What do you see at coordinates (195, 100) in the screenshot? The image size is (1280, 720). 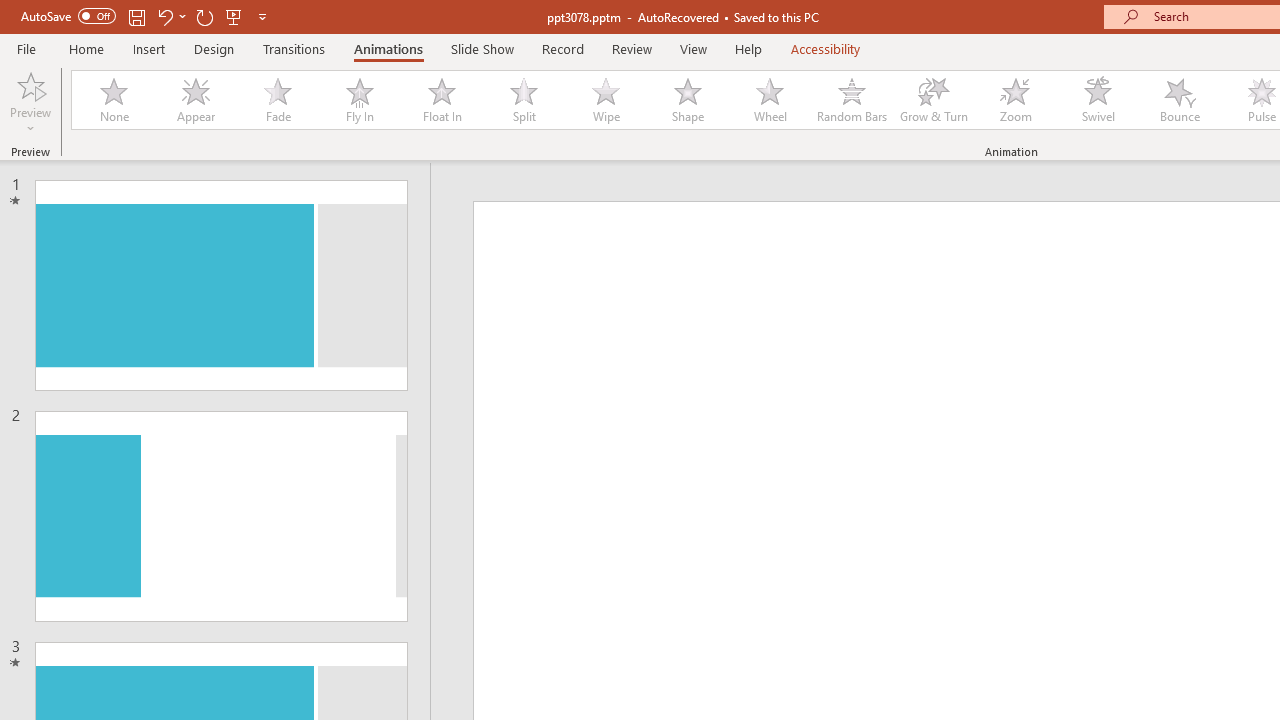 I see `'Appear'` at bounding box center [195, 100].